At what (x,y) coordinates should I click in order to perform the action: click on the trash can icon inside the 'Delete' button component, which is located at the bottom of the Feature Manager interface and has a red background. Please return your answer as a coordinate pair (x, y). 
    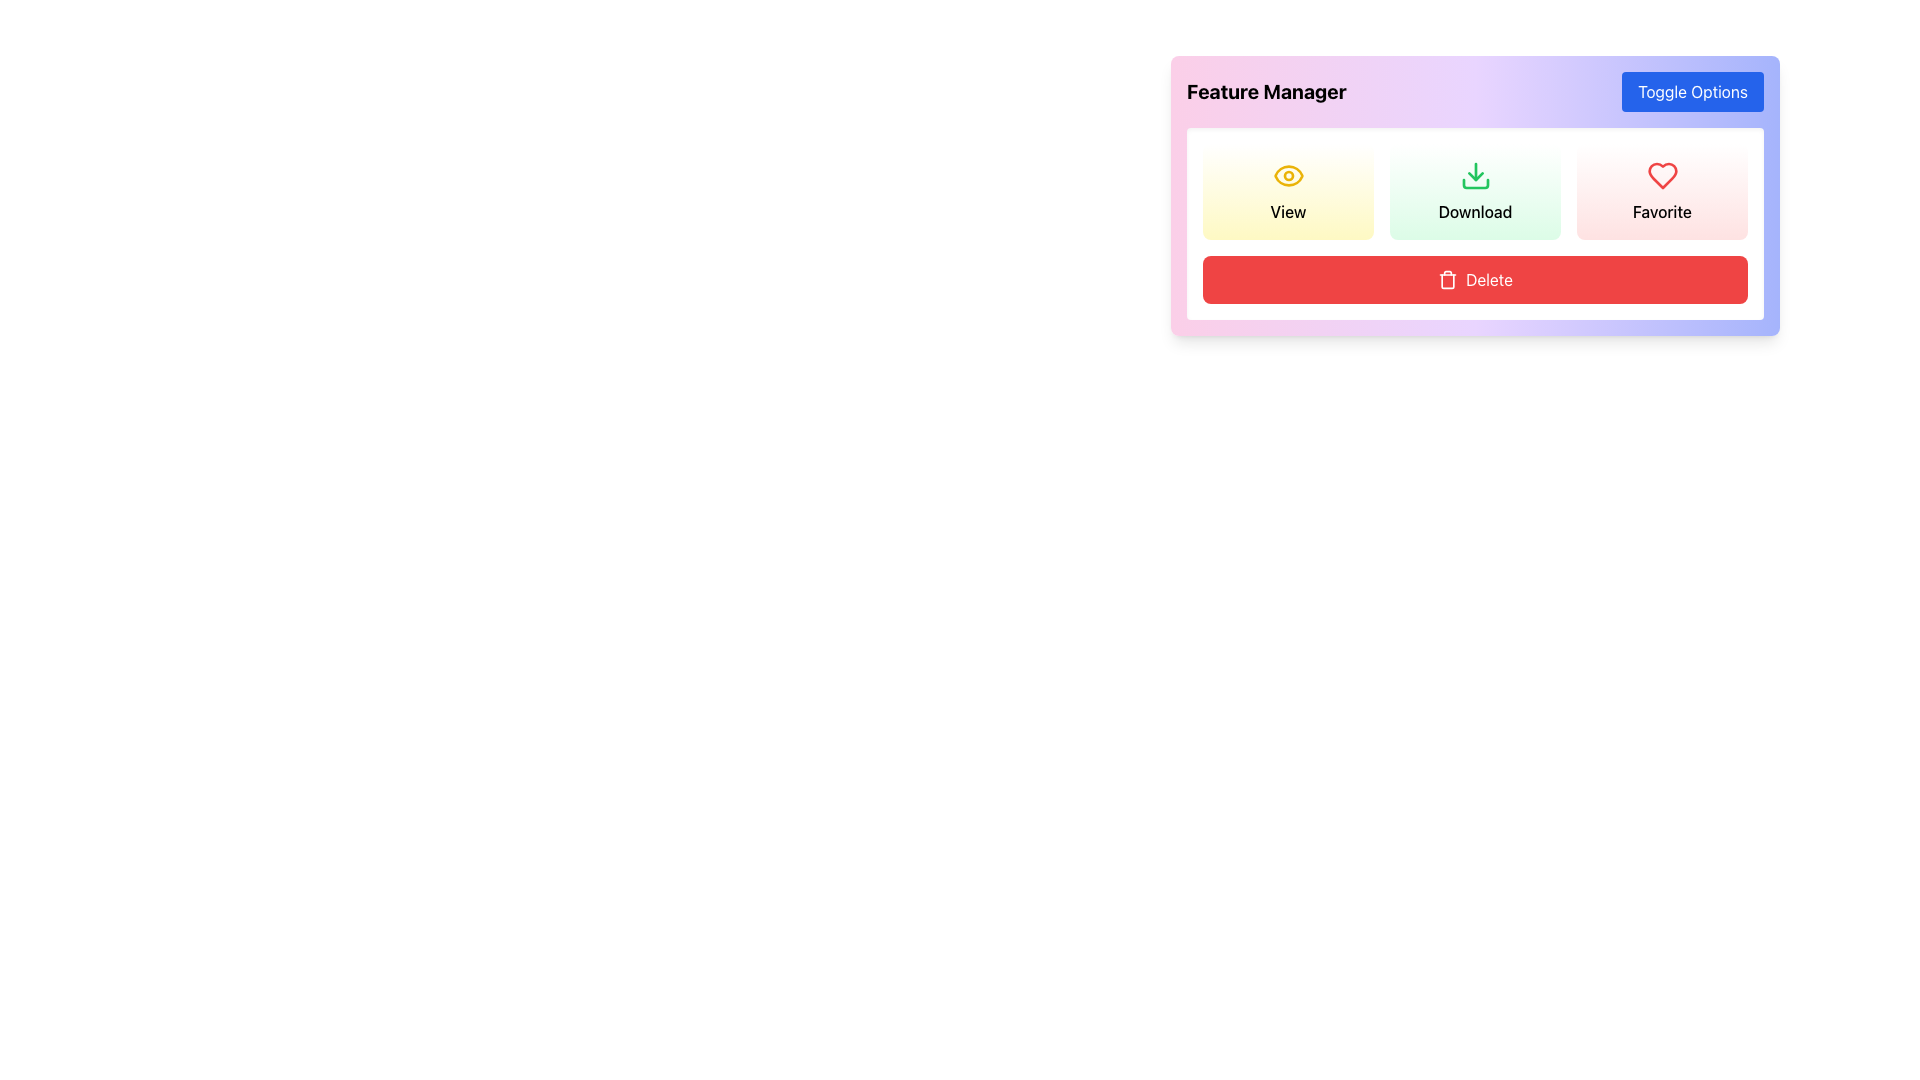
    Looking at the image, I should click on (1448, 281).